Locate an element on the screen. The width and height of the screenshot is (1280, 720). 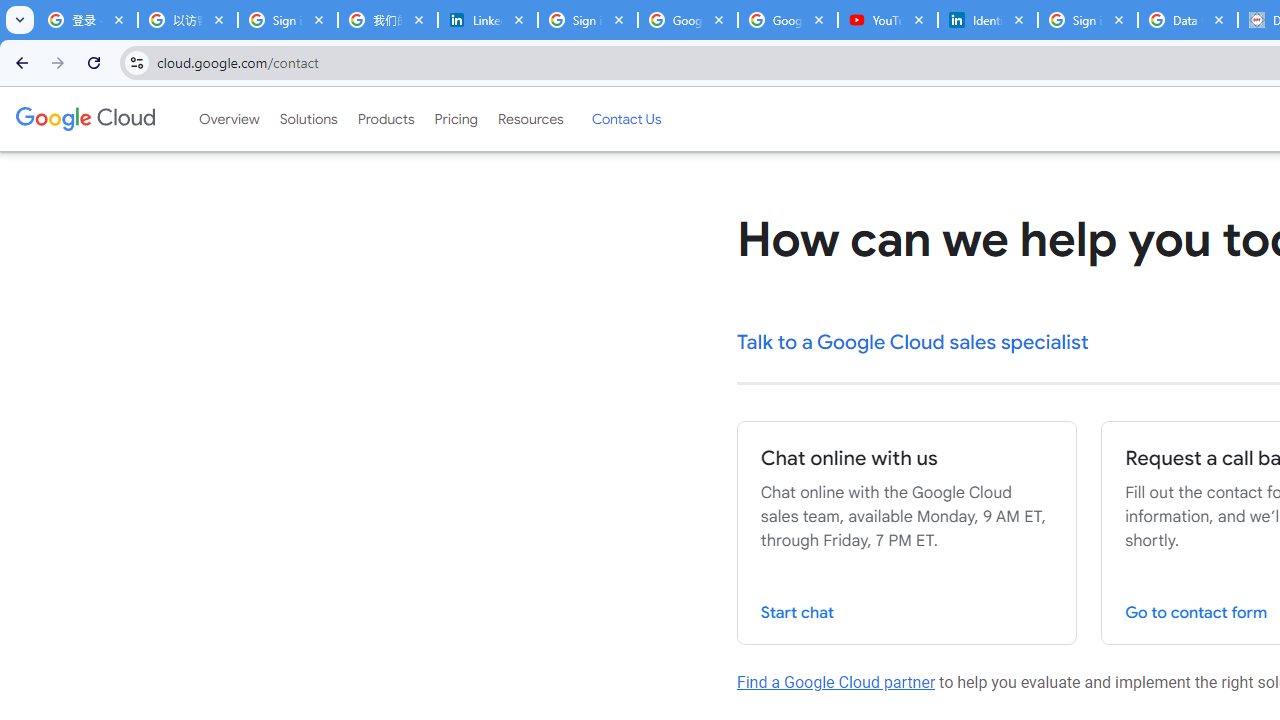
'Find a Google Cloud partner' is located at coordinates (835, 681).